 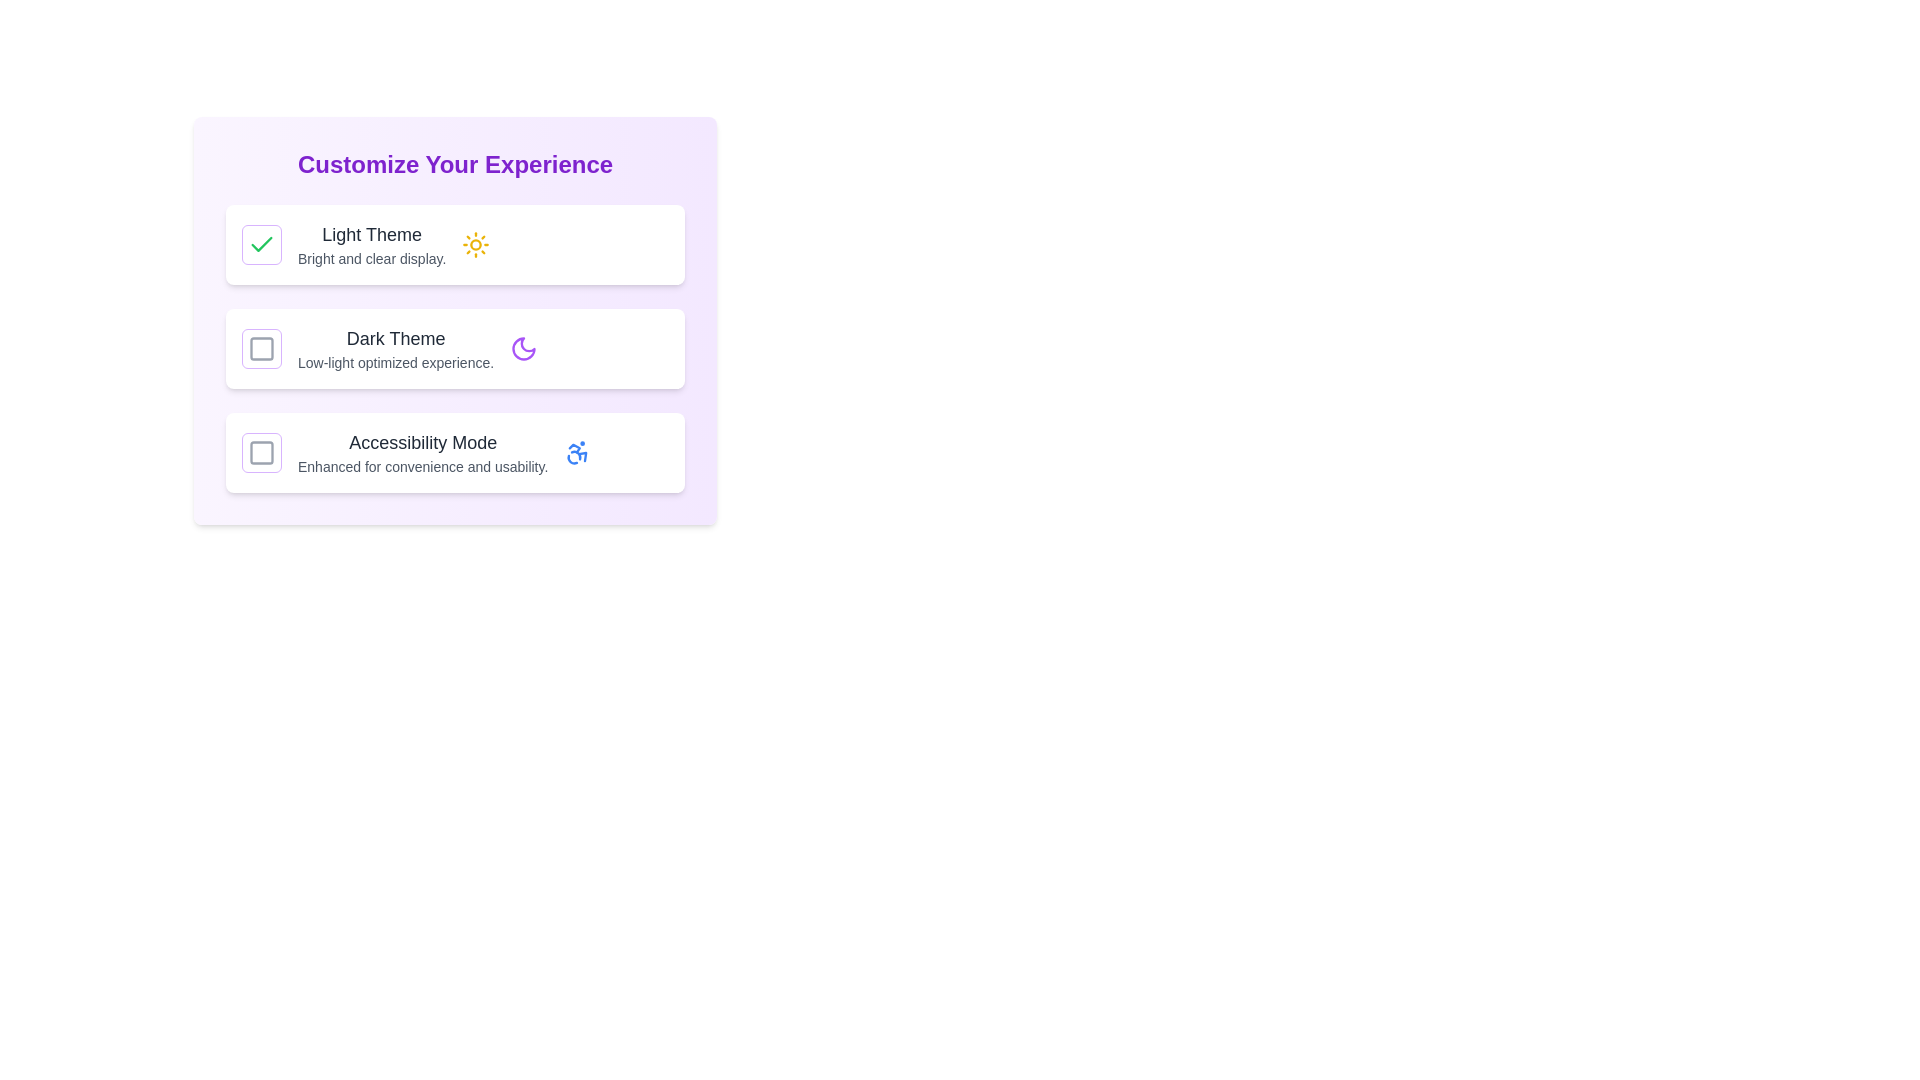 I want to click on the 'Light Theme' card, which is the first card in the list of theme options, featuring a white background, a green checkmark icon on the left, and a yellow sun icon on the right, with the title 'Light Theme' and subtitle 'Bright and clear display', so click(x=454, y=244).